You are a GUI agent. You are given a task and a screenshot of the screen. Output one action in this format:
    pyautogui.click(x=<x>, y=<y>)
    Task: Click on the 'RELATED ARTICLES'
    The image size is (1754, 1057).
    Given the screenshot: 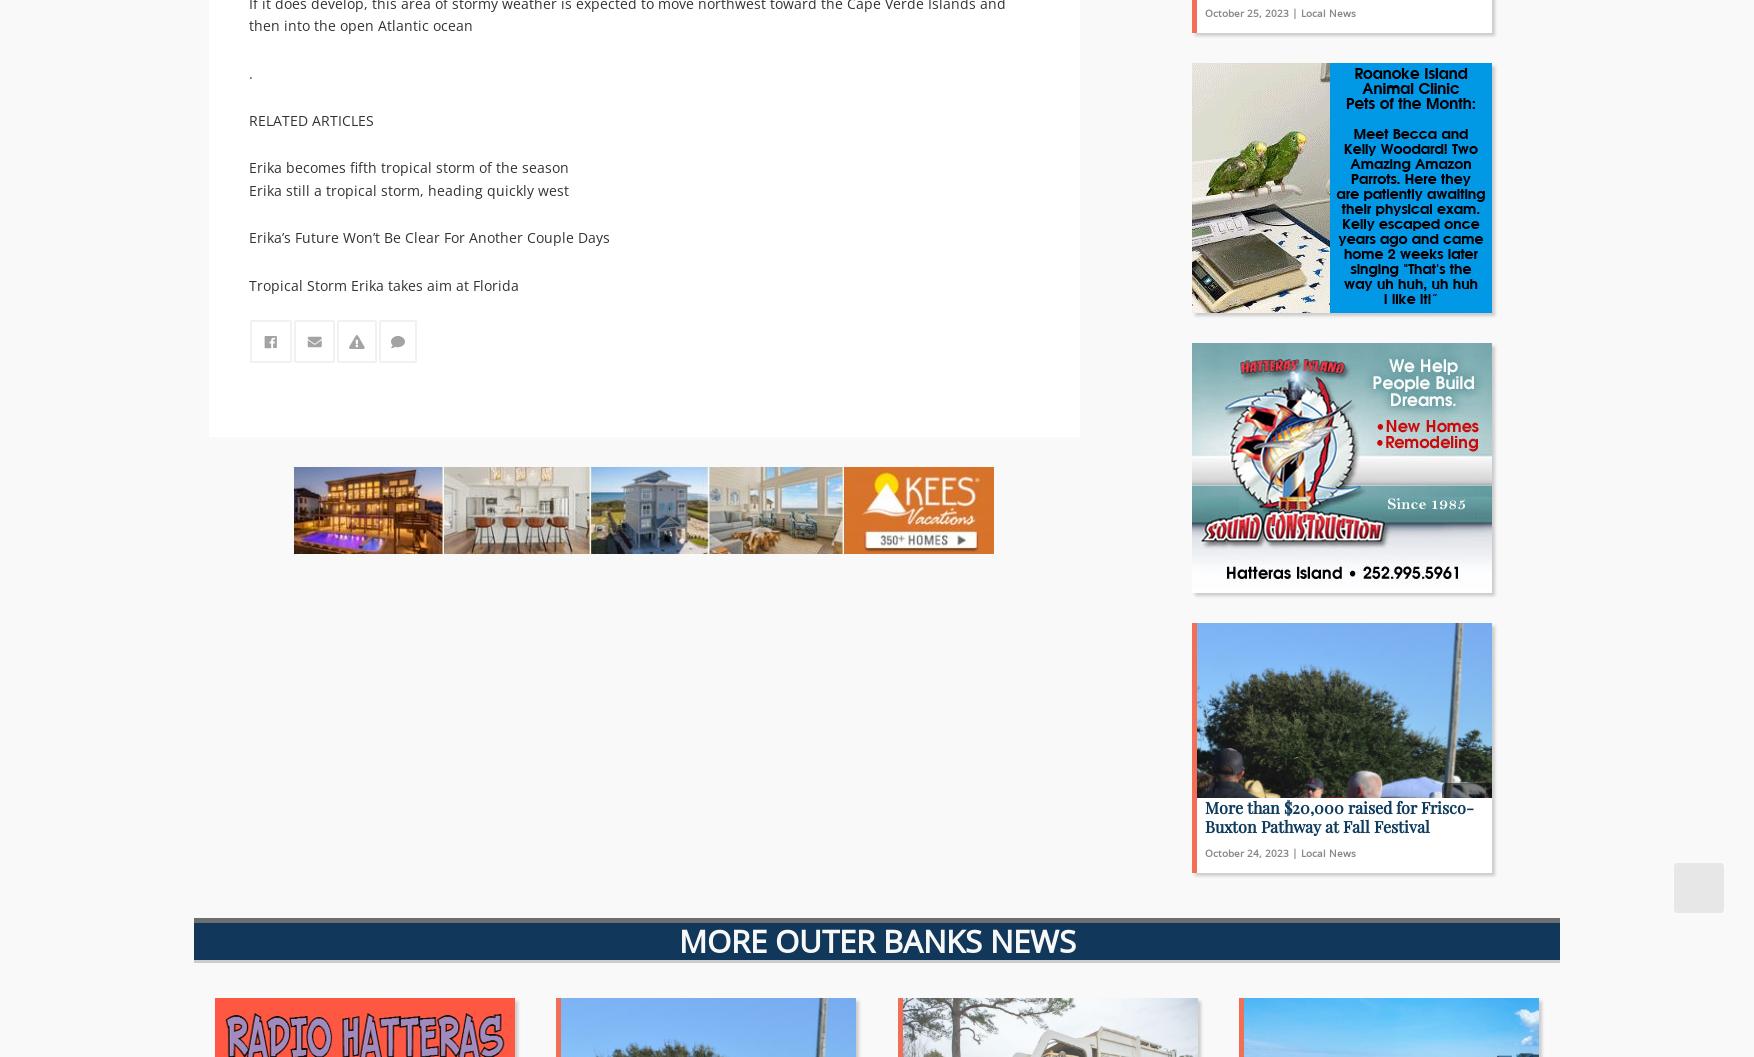 What is the action you would take?
    pyautogui.click(x=310, y=118)
    